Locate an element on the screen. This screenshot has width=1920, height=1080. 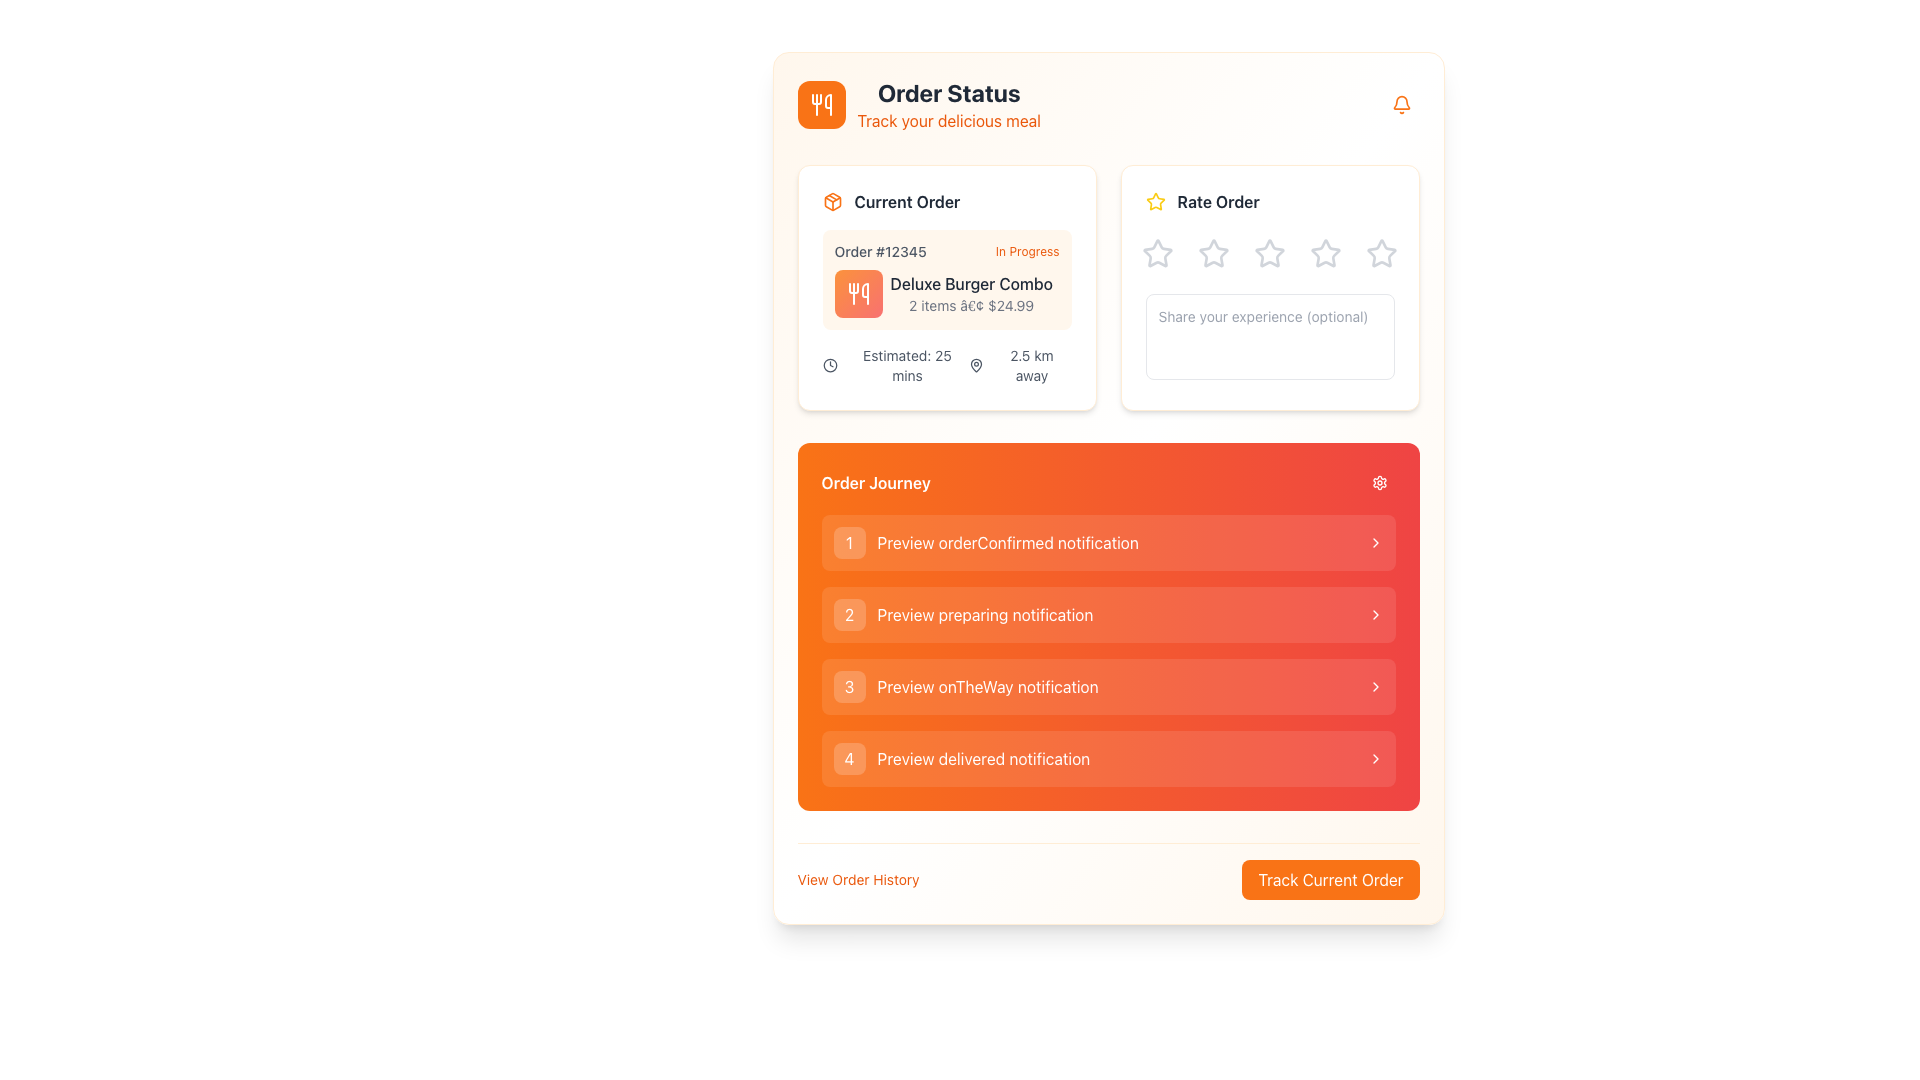
the text label displaying '2.5 km away' located in the 'Current Order' section, positioned to the right of the dark gray map pin icon is located at coordinates (1020, 366).